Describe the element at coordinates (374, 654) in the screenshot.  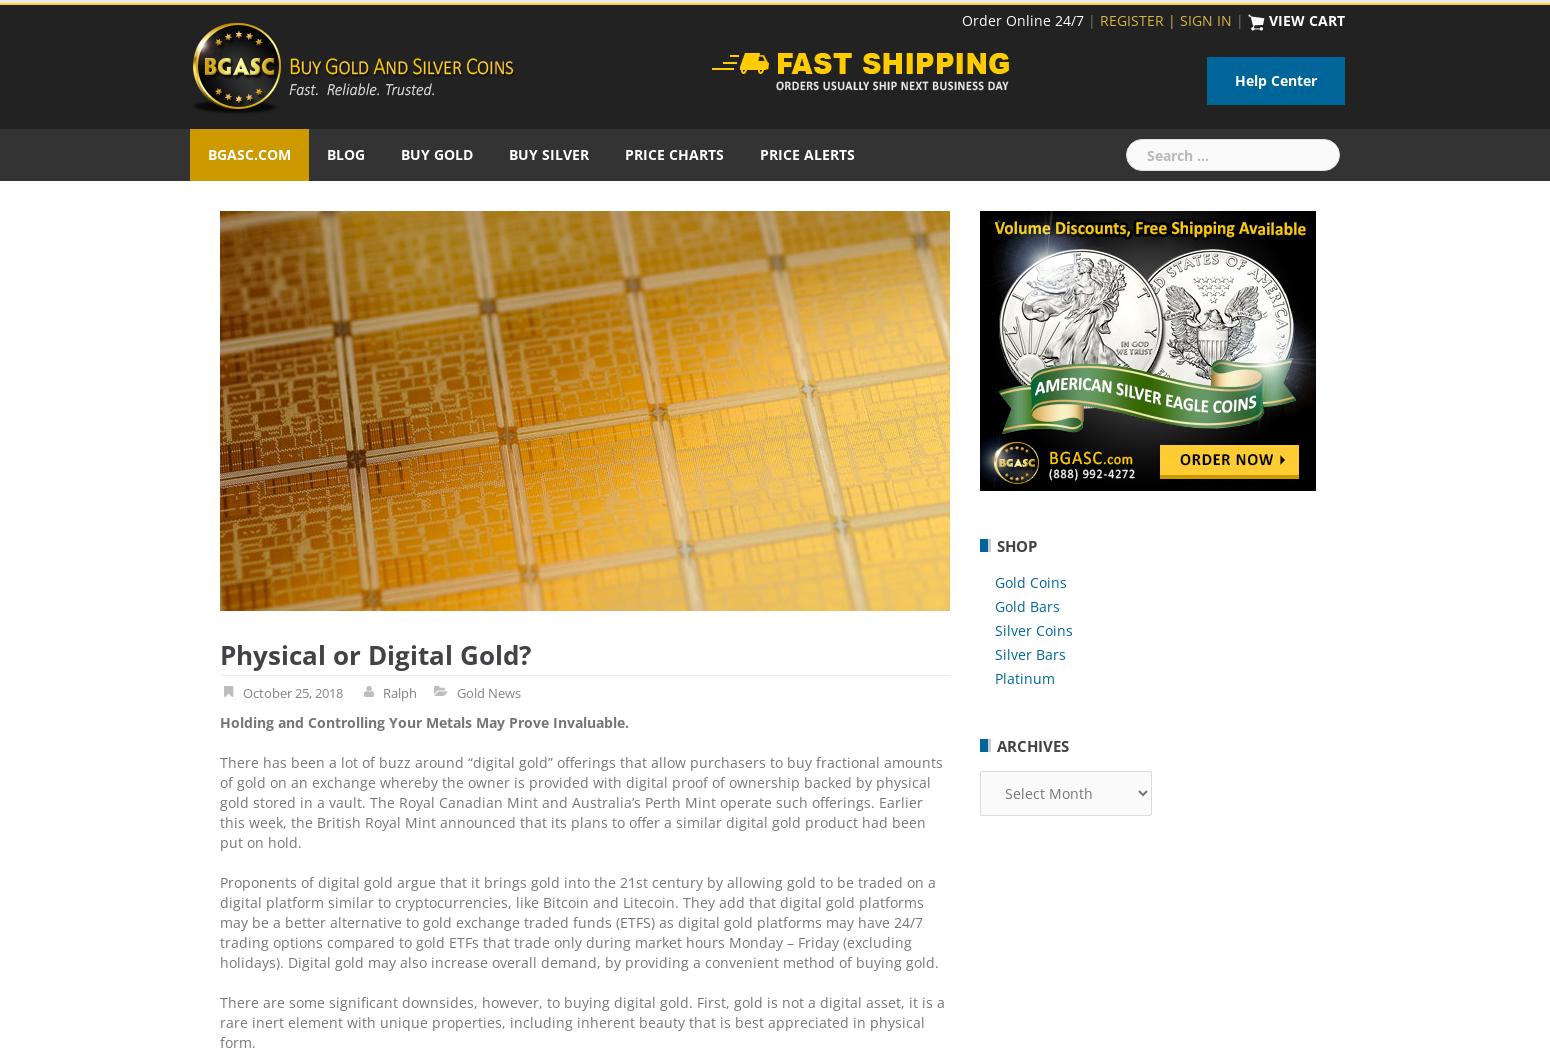
I see `'Physical or Digital Gold?'` at that location.